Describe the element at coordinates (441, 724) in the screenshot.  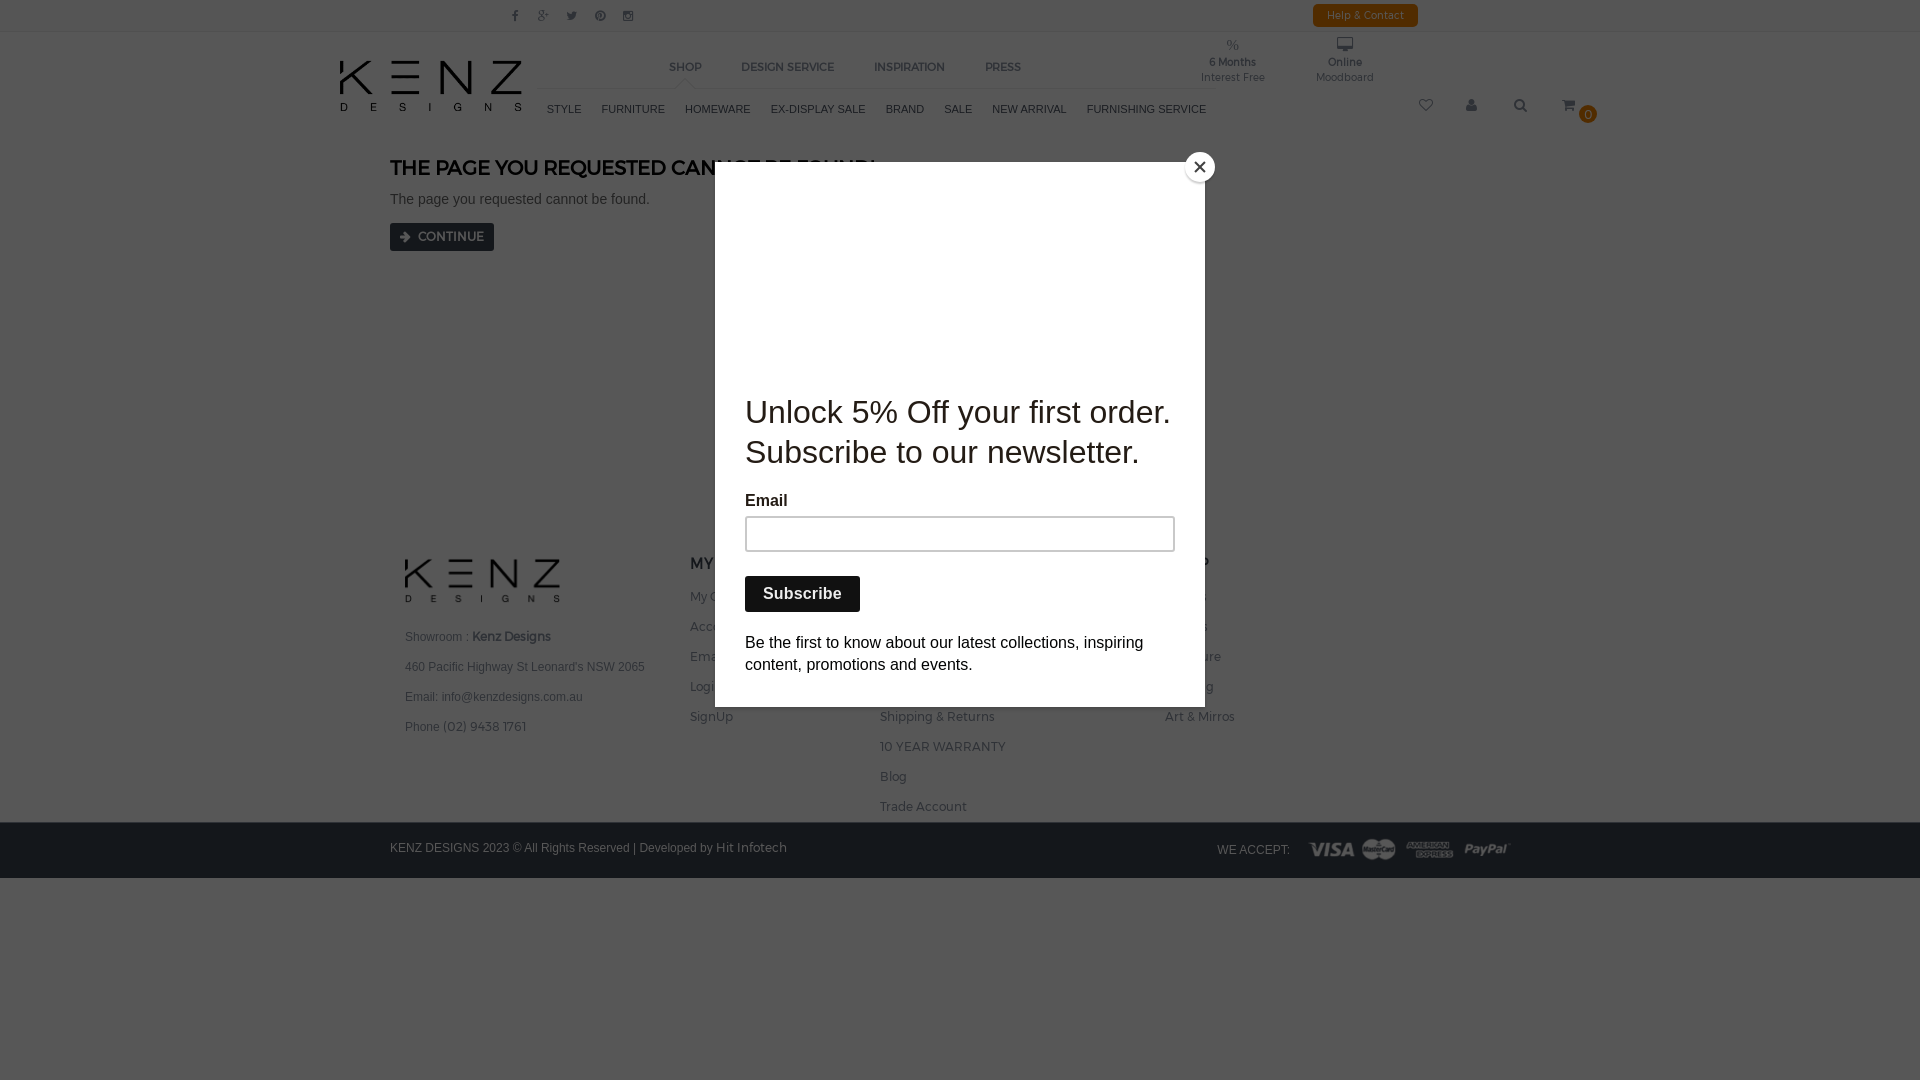
I see `'(02) 9438 1761'` at that location.